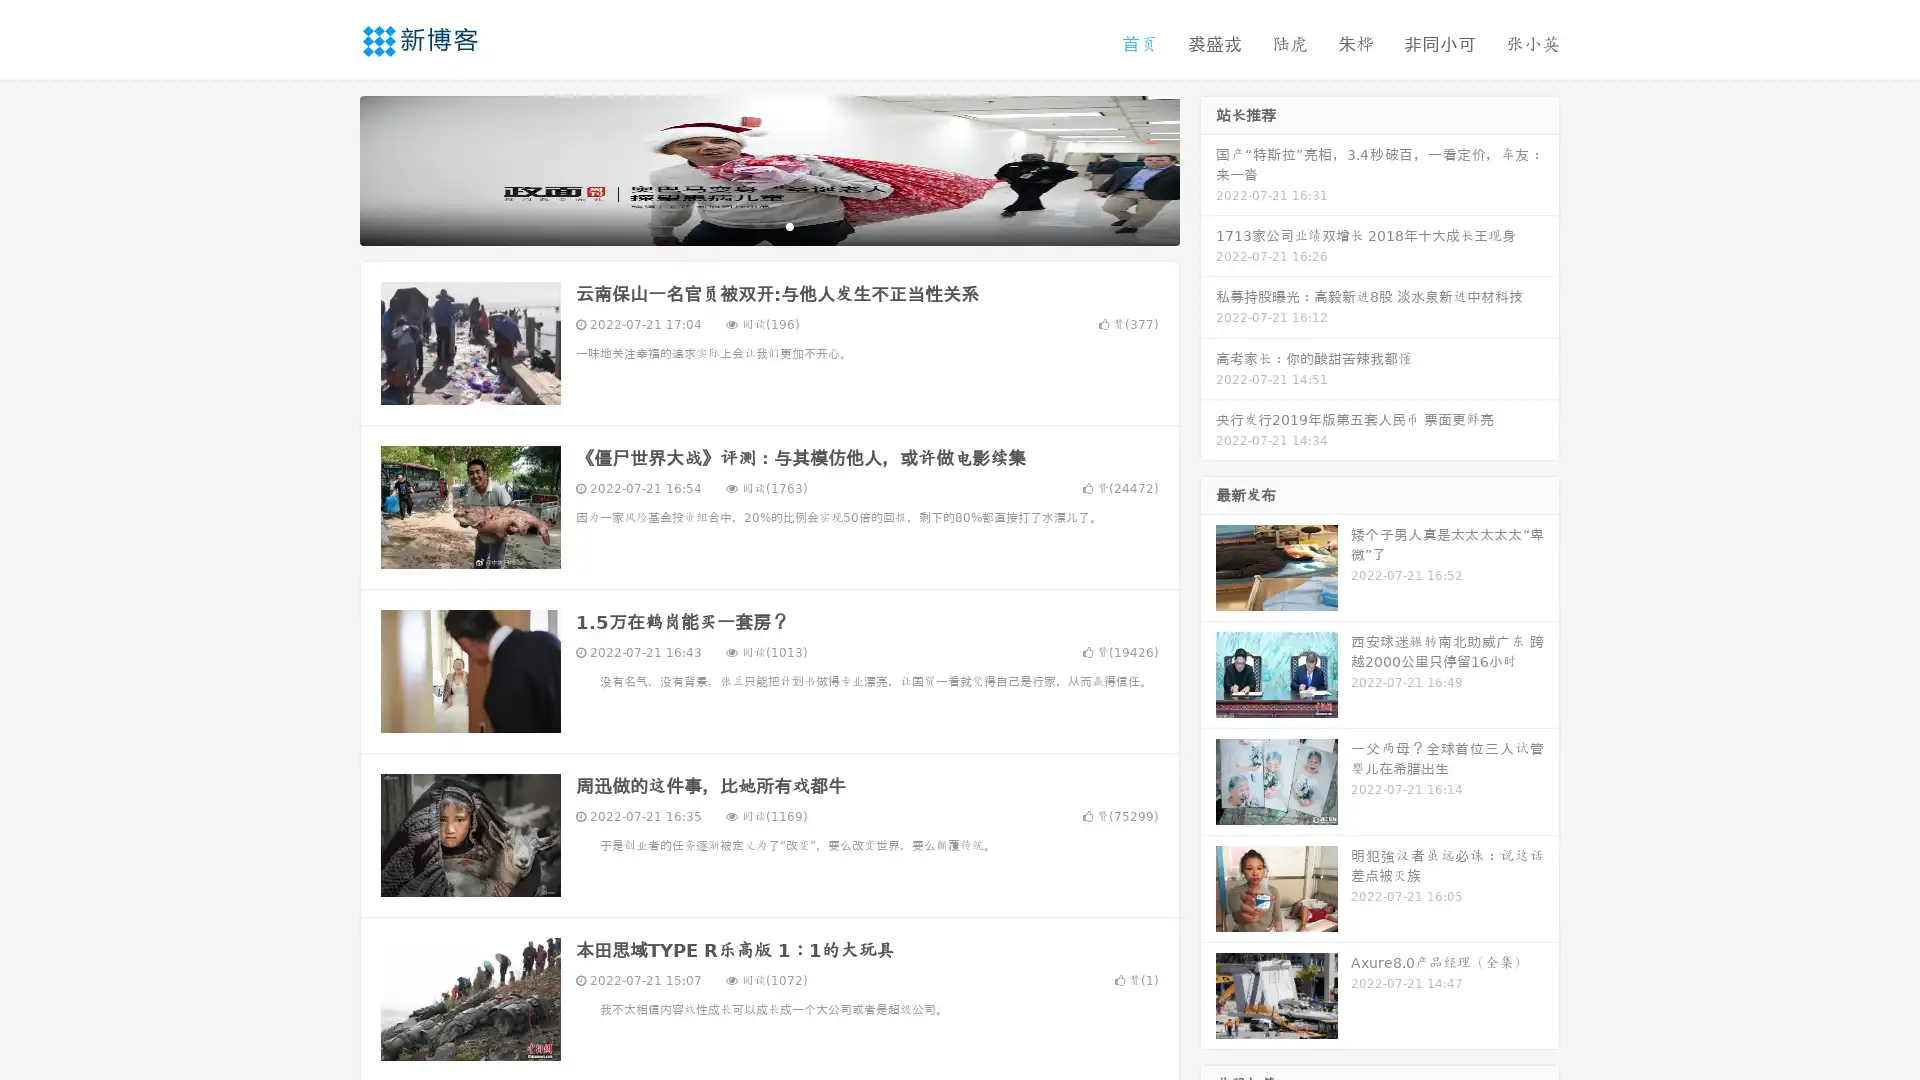  Describe the element at coordinates (768, 225) in the screenshot. I see `Go to slide 2` at that location.